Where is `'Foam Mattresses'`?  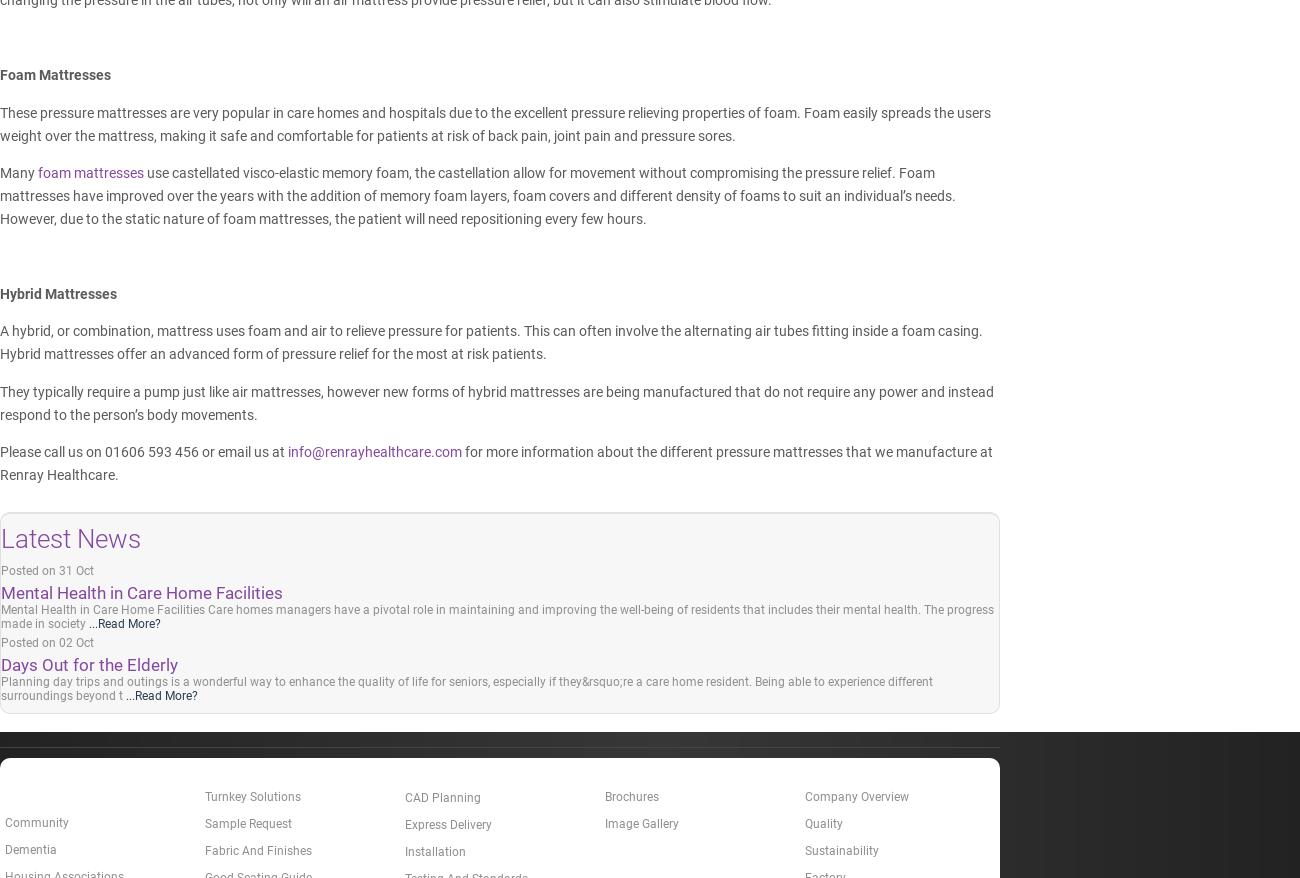 'Foam Mattresses' is located at coordinates (0, 75).